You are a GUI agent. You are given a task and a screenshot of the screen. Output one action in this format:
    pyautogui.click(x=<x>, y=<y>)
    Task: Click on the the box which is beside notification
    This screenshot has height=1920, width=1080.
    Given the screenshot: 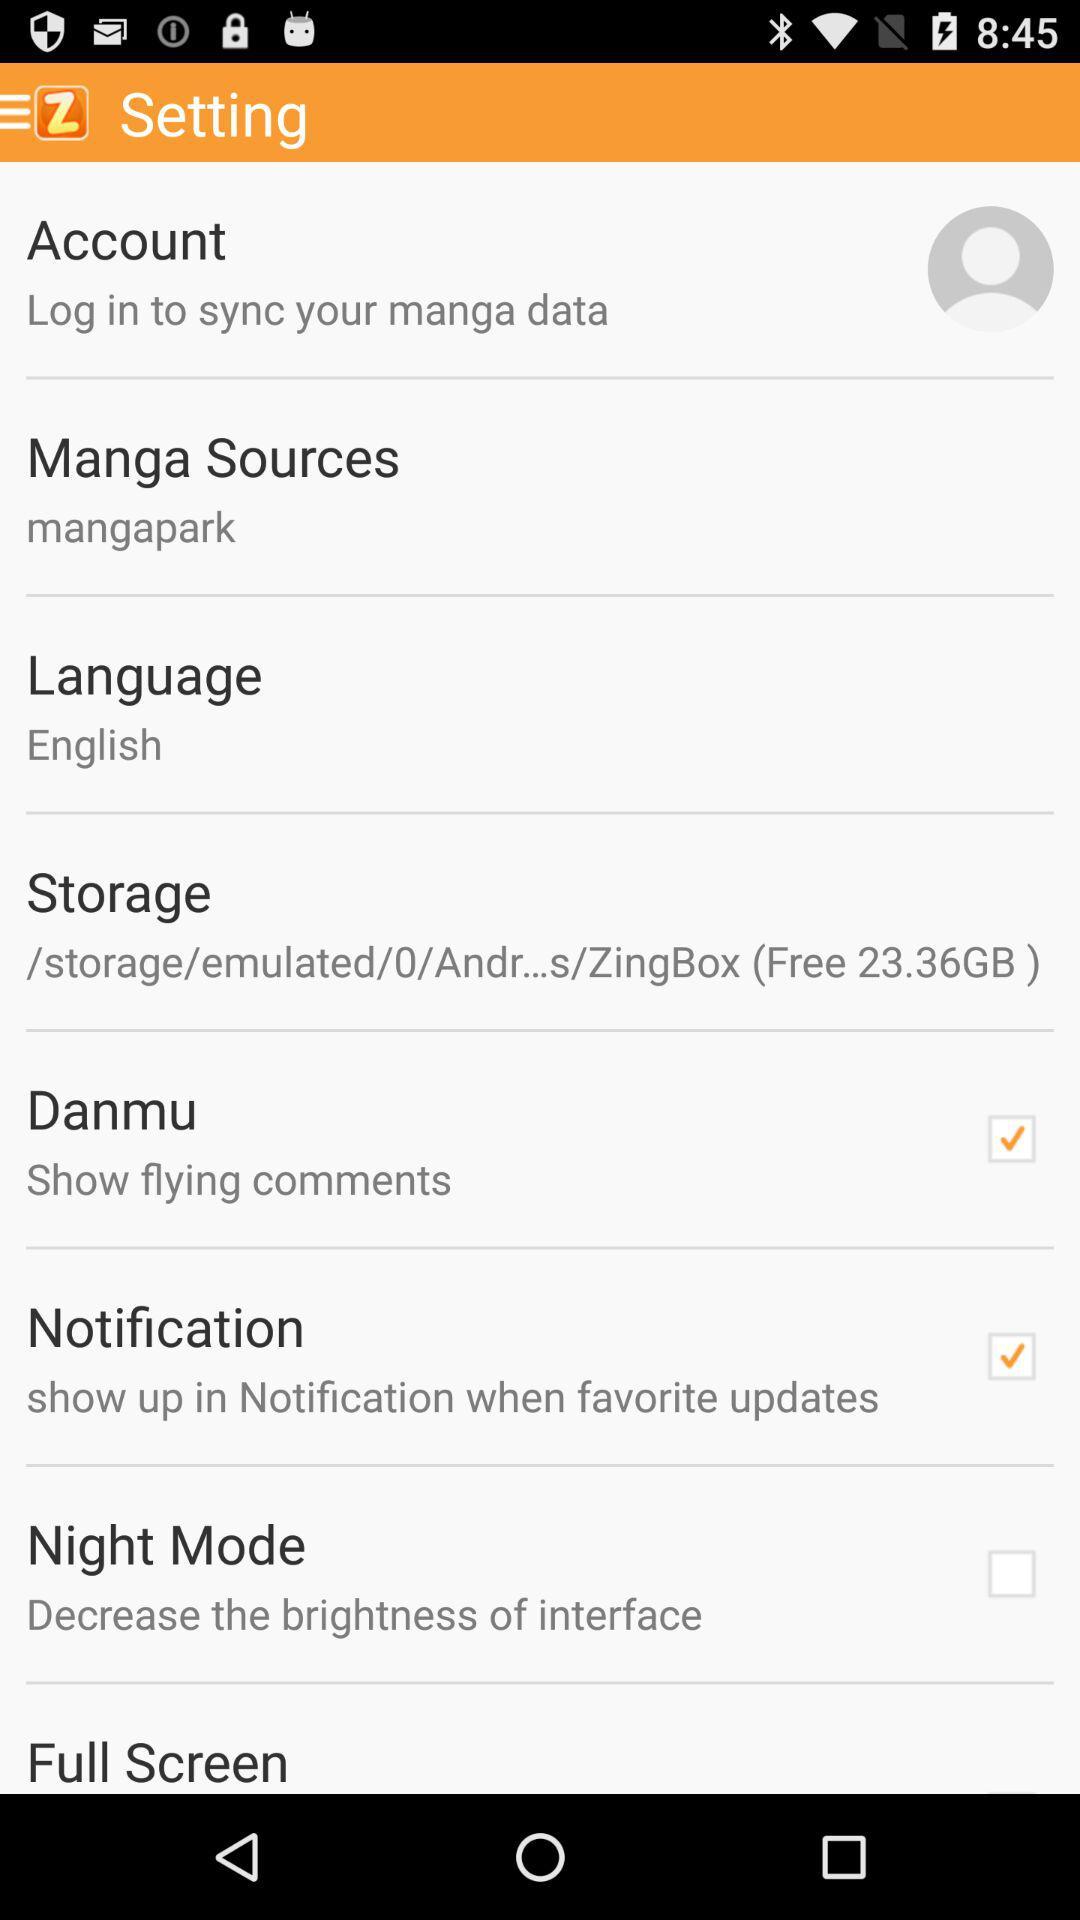 What is the action you would take?
    pyautogui.click(x=1011, y=1357)
    